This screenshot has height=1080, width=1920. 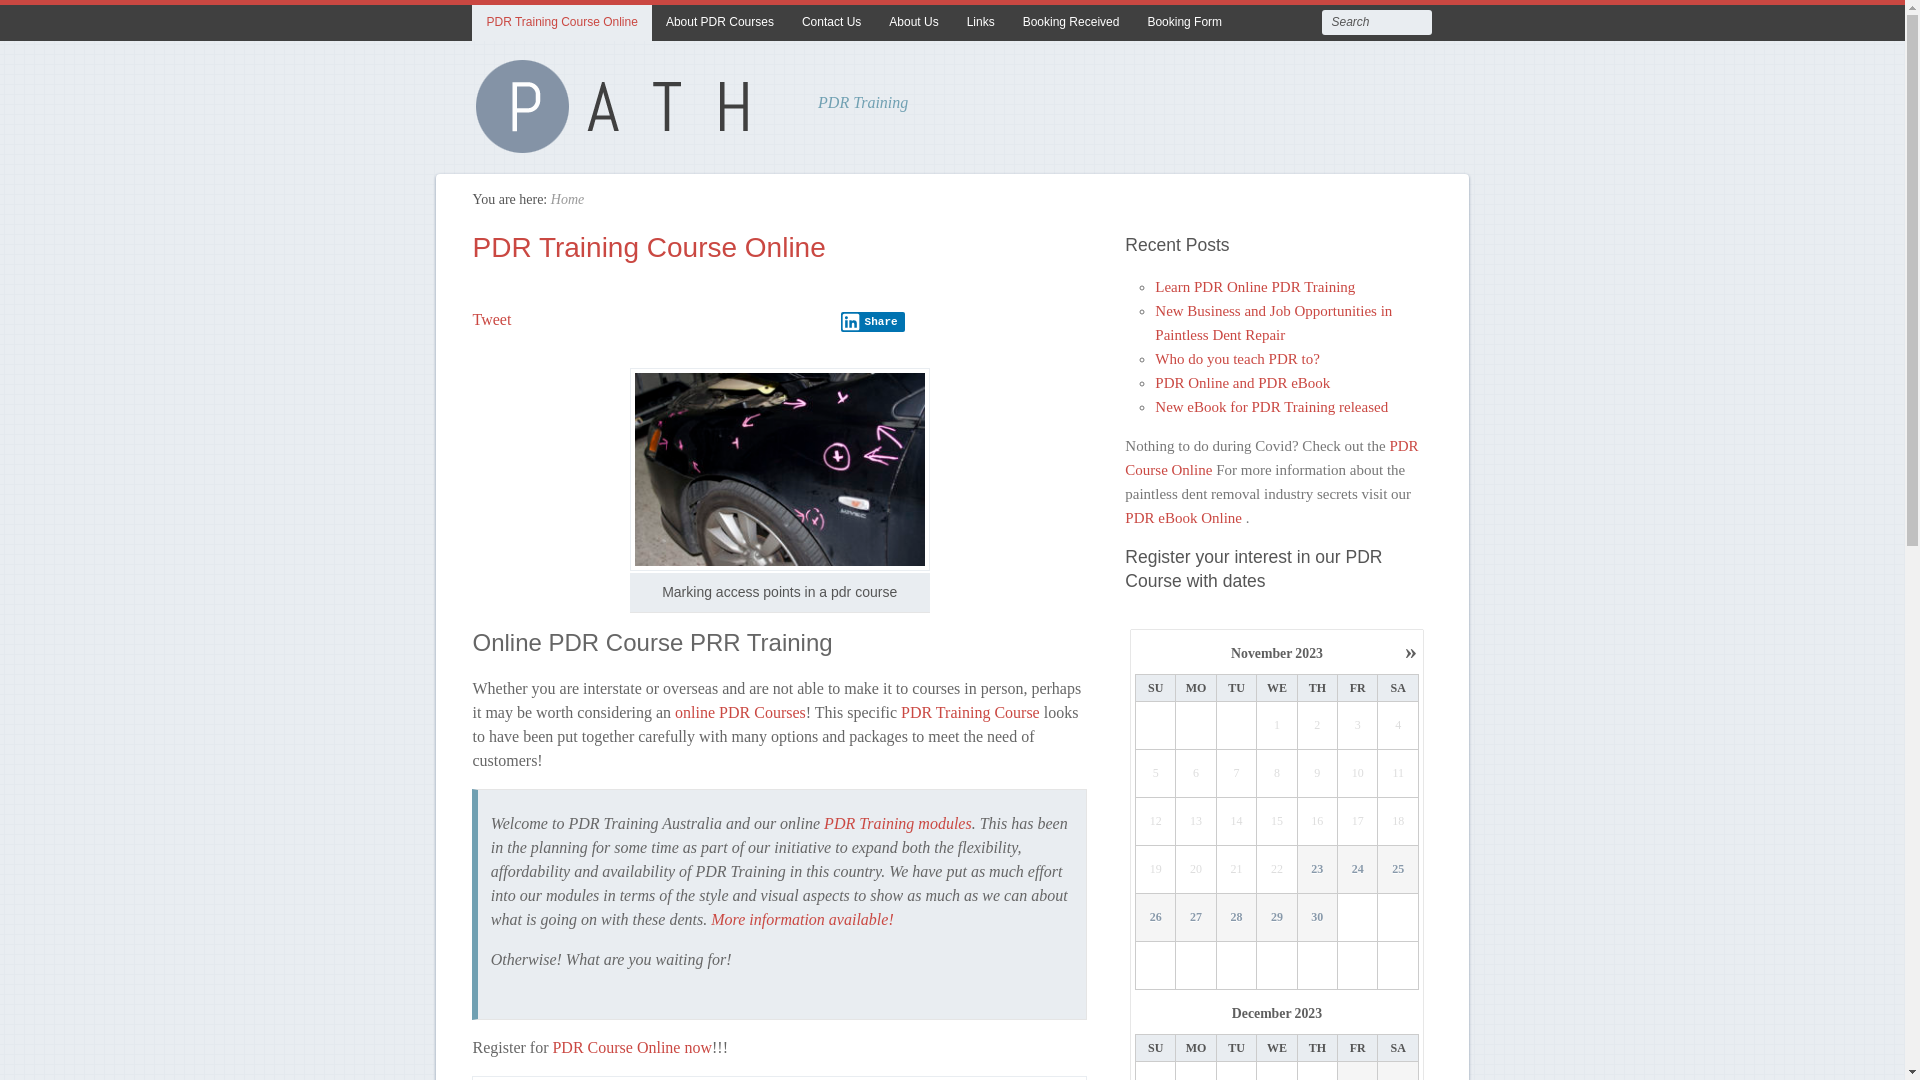 I want to click on 'Booking Received', so click(x=1070, y=23).